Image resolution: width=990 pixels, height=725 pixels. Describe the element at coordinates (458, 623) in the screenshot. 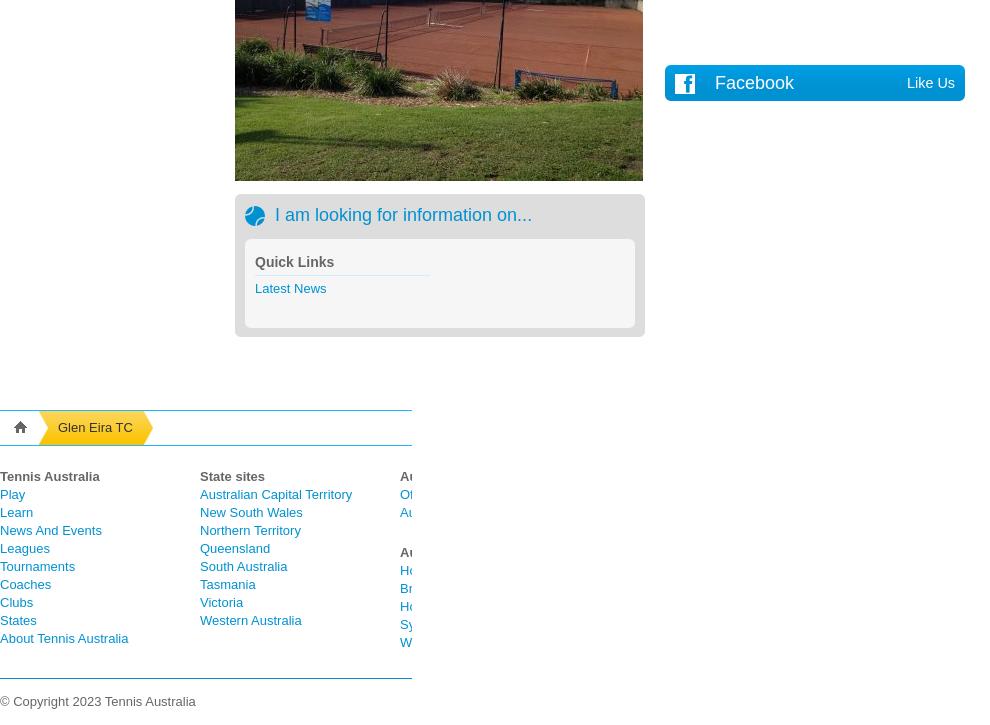

I see `'Sydney International'` at that location.